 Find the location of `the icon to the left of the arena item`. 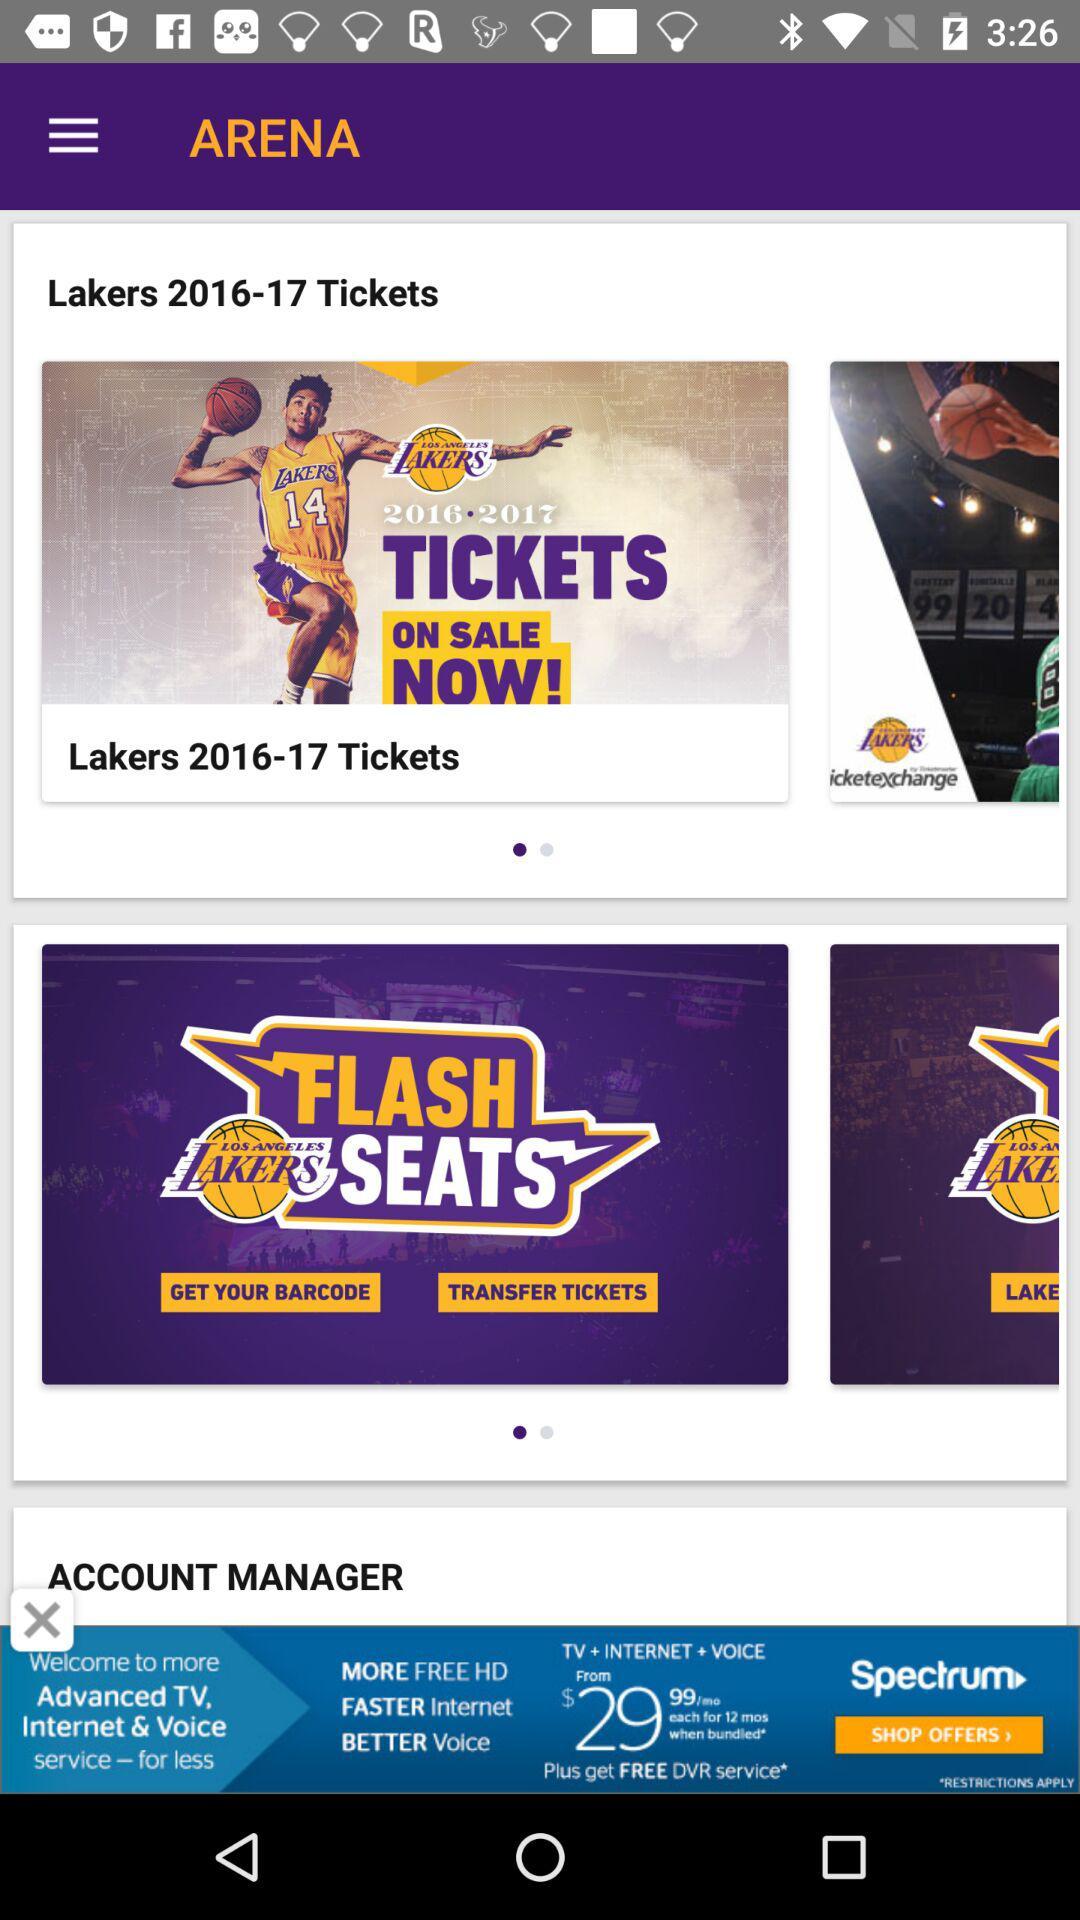

the icon to the left of the arena item is located at coordinates (72, 135).